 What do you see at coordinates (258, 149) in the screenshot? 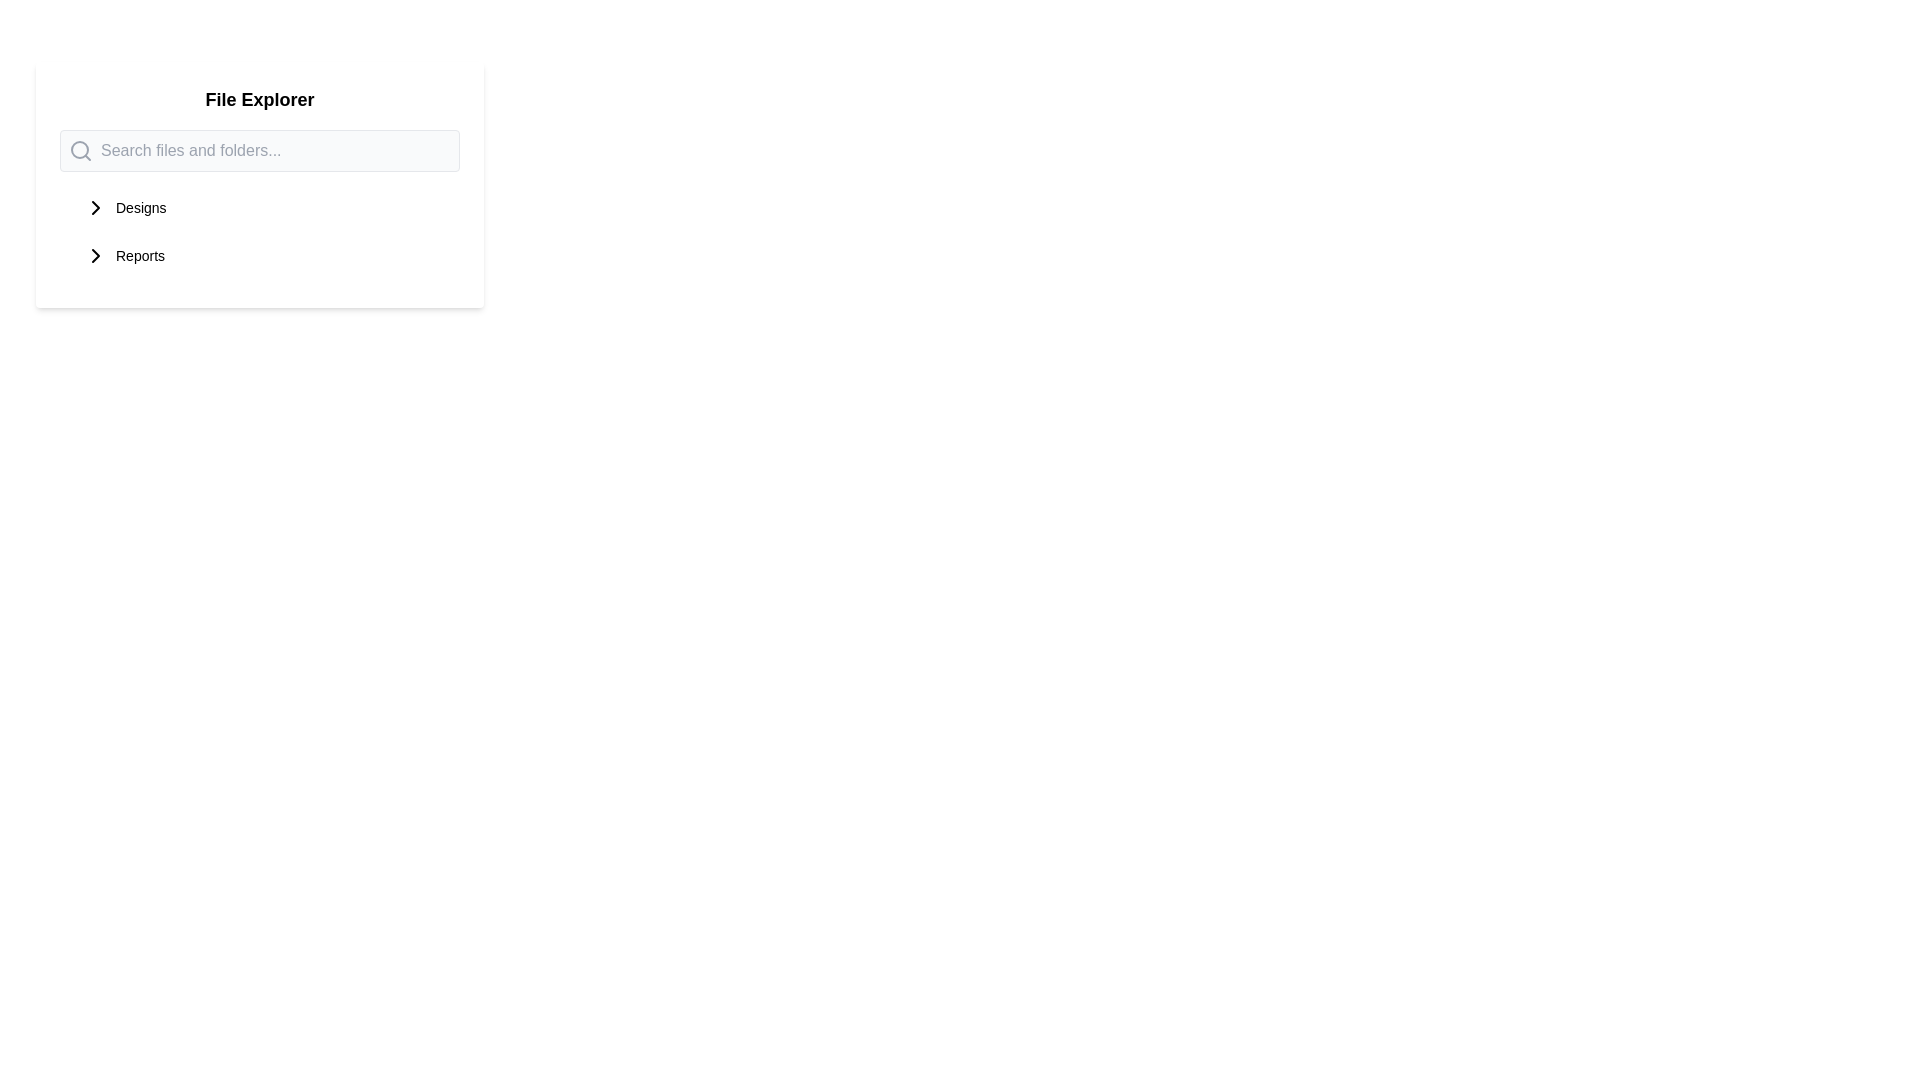
I see `the search bar input field located beneath the 'File Explorer' header` at bounding box center [258, 149].